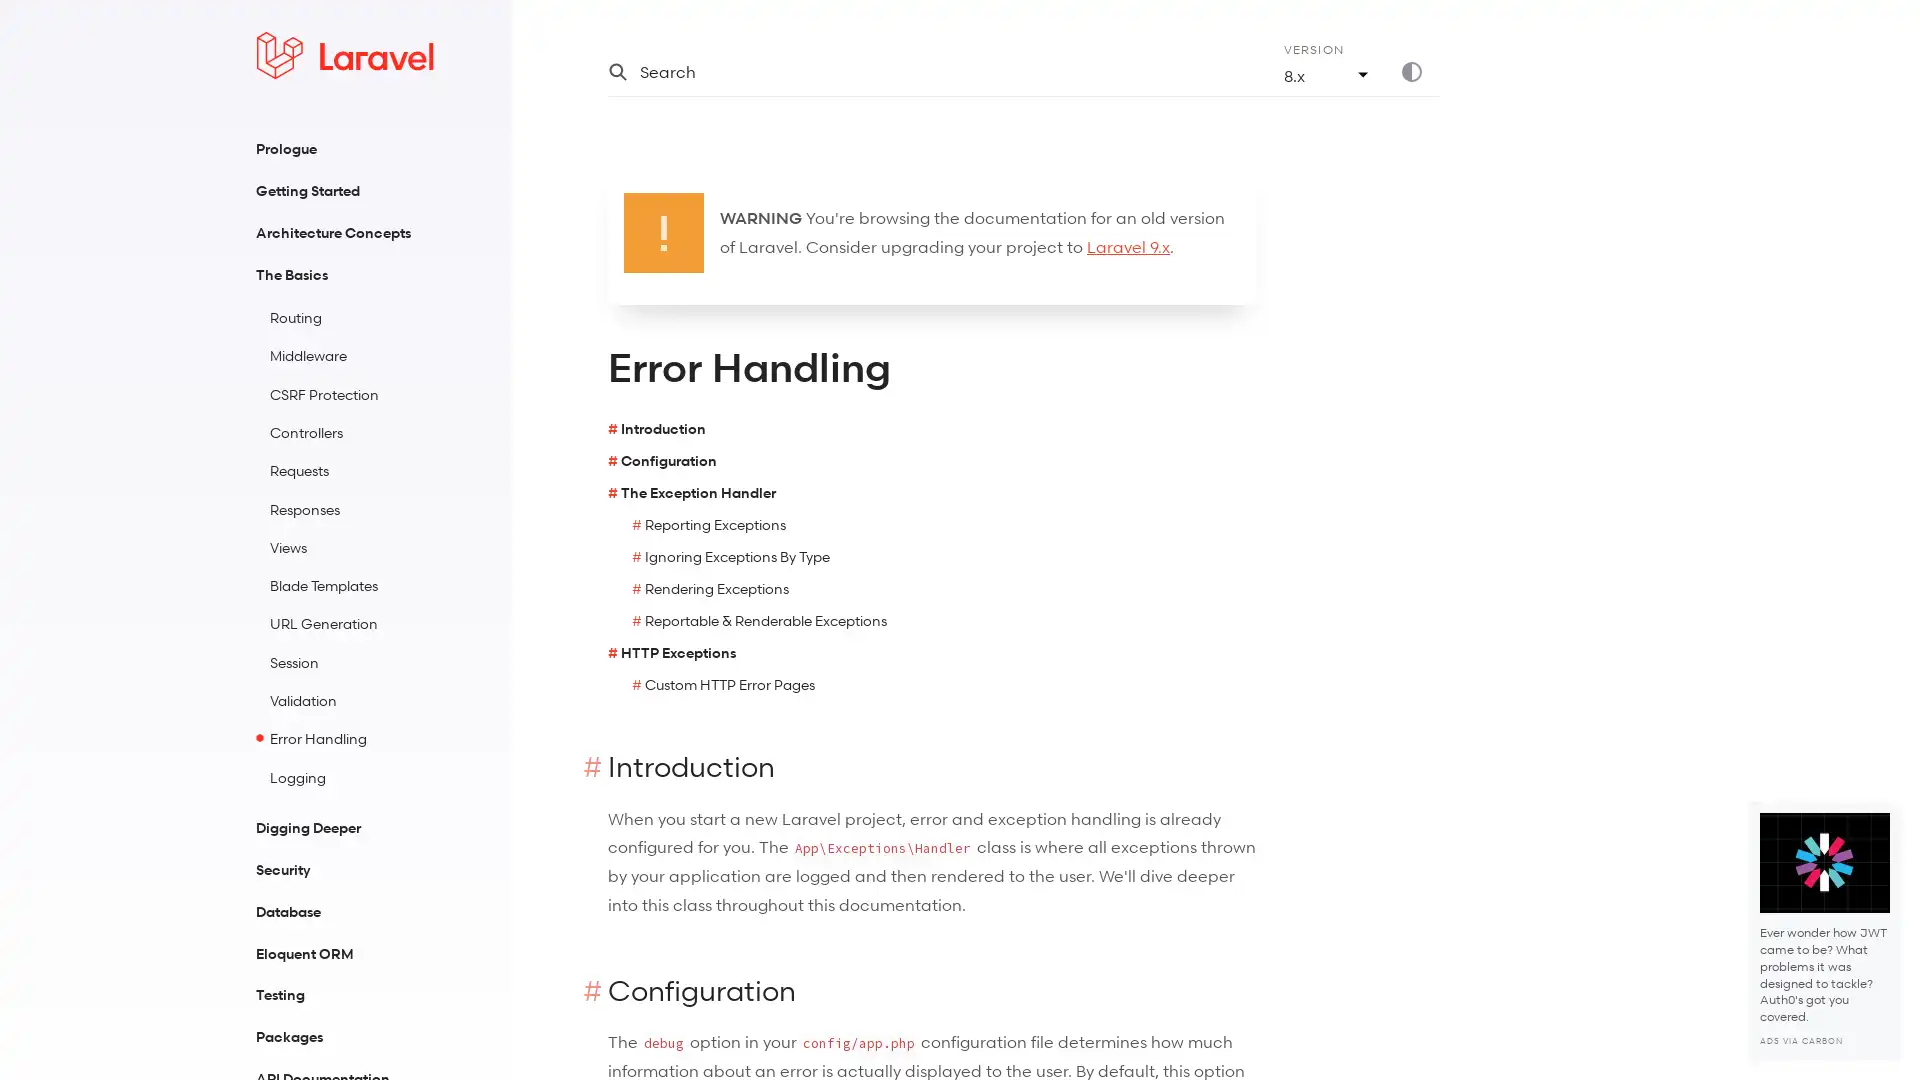 The width and height of the screenshot is (1920, 1080). Describe the element at coordinates (1419, 71) in the screenshot. I see `Switch to dark mode` at that location.